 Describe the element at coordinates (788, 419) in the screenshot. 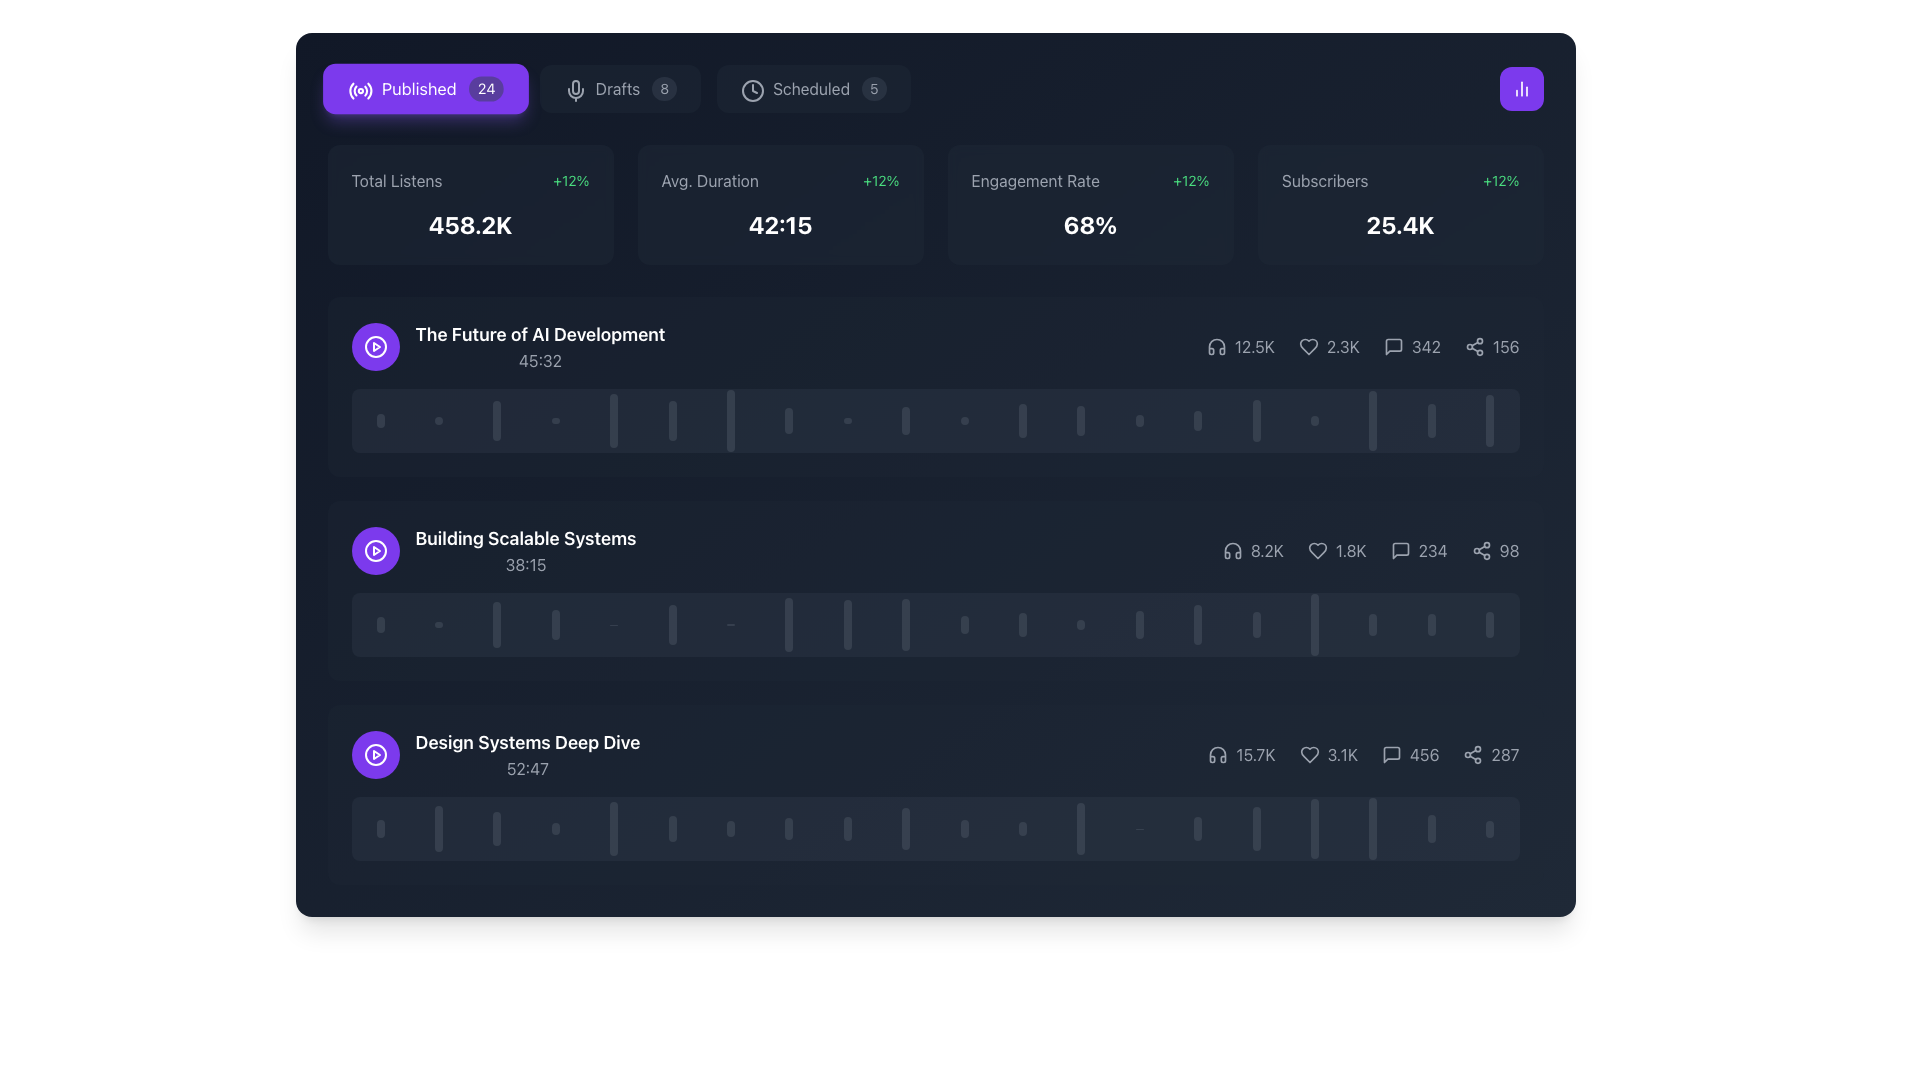

I see `the 8th graphical indicator bar, which is a narrow vertical rectangle with rounded ends styled in gray, located beneath the section titled 'The Future of AI Development'` at that location.